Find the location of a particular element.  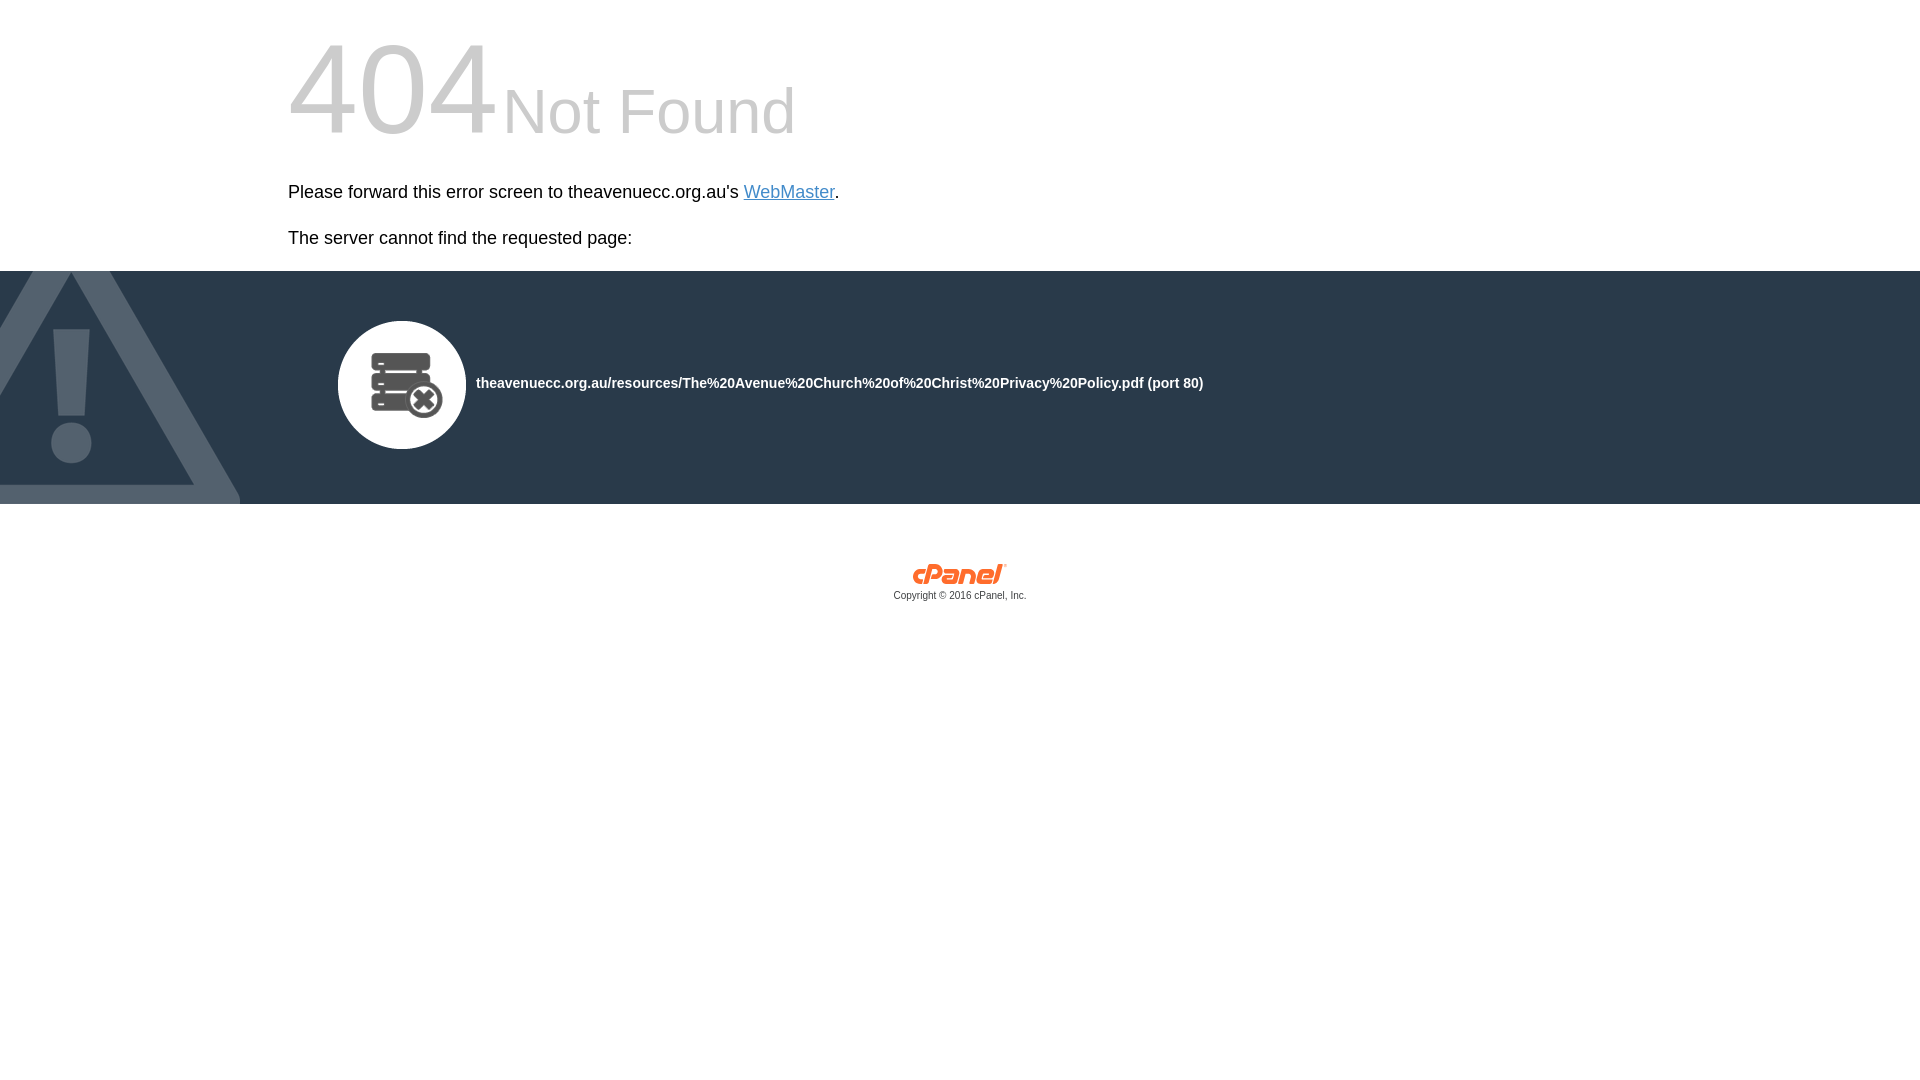

'WebMaster' is located at coordinates (788, 192).